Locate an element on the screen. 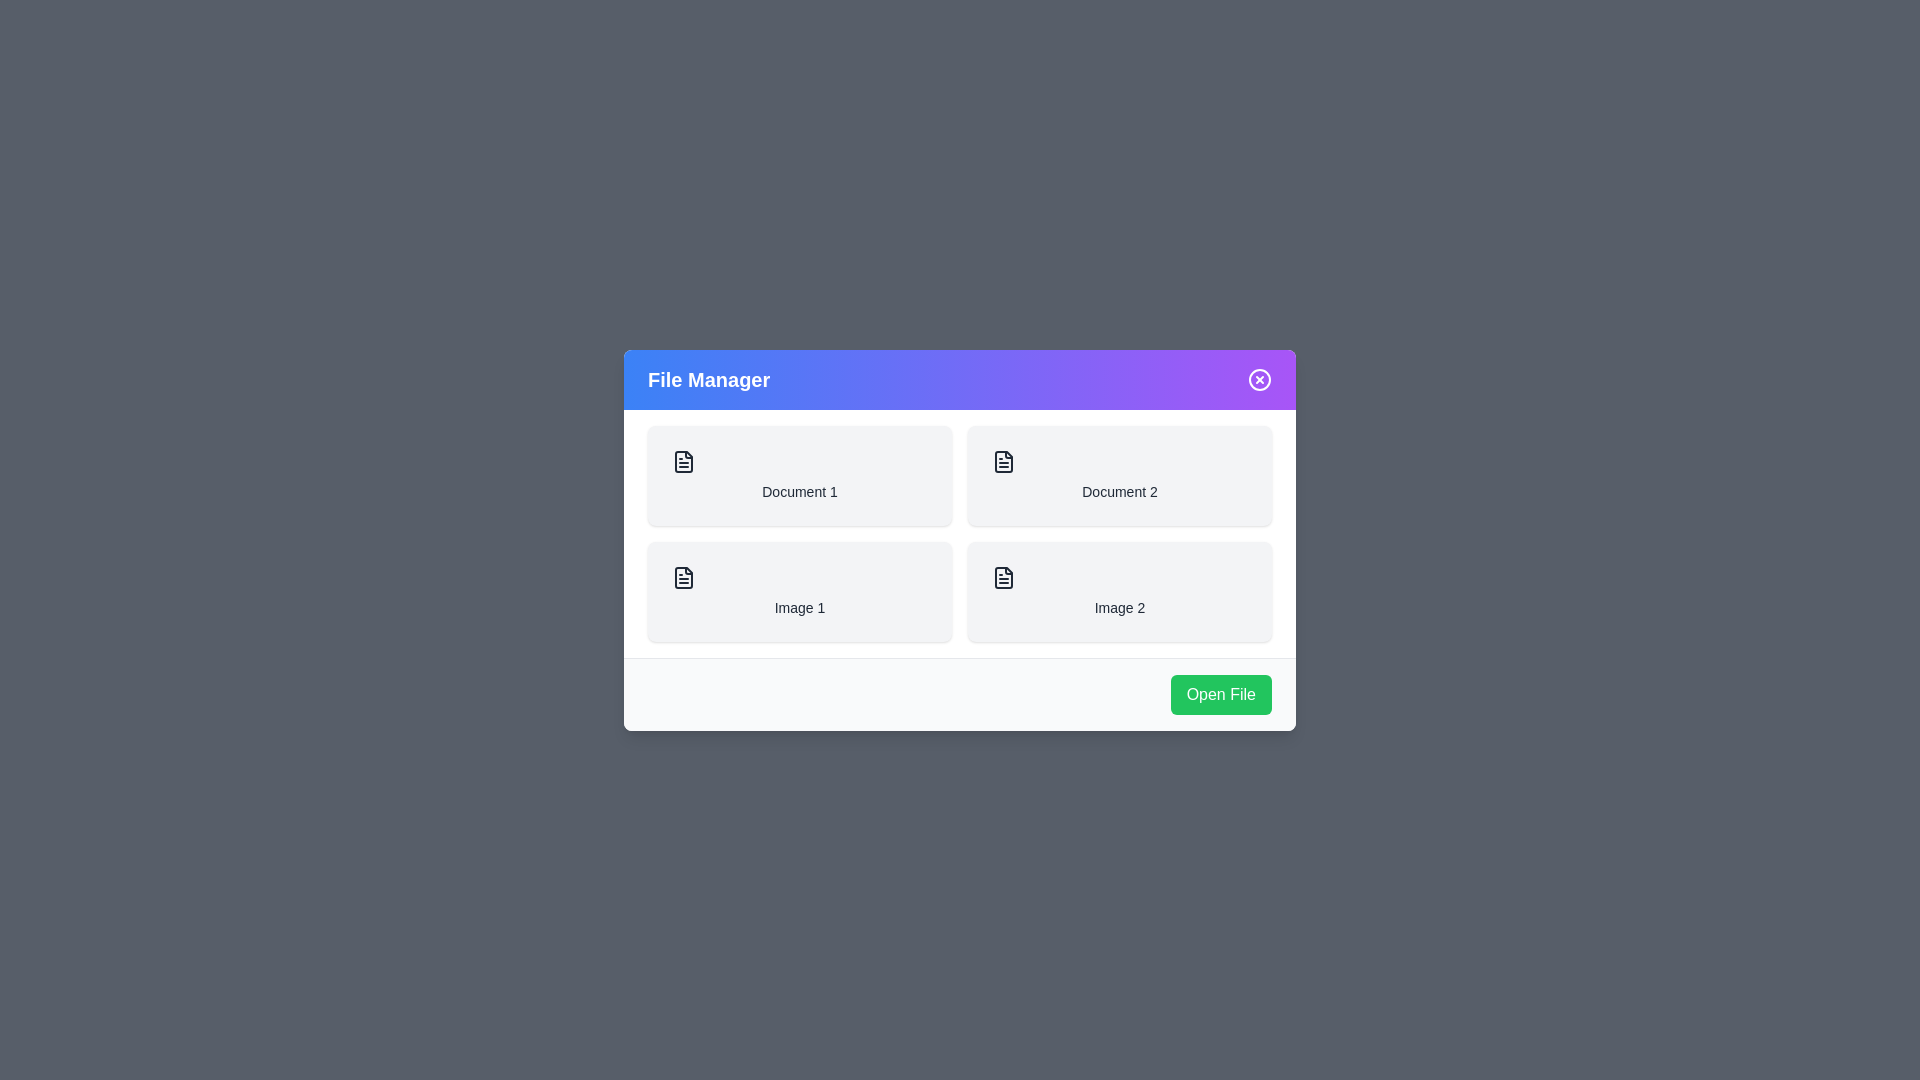  the file item Document 1 from the list is located at coordinates (800, 475).